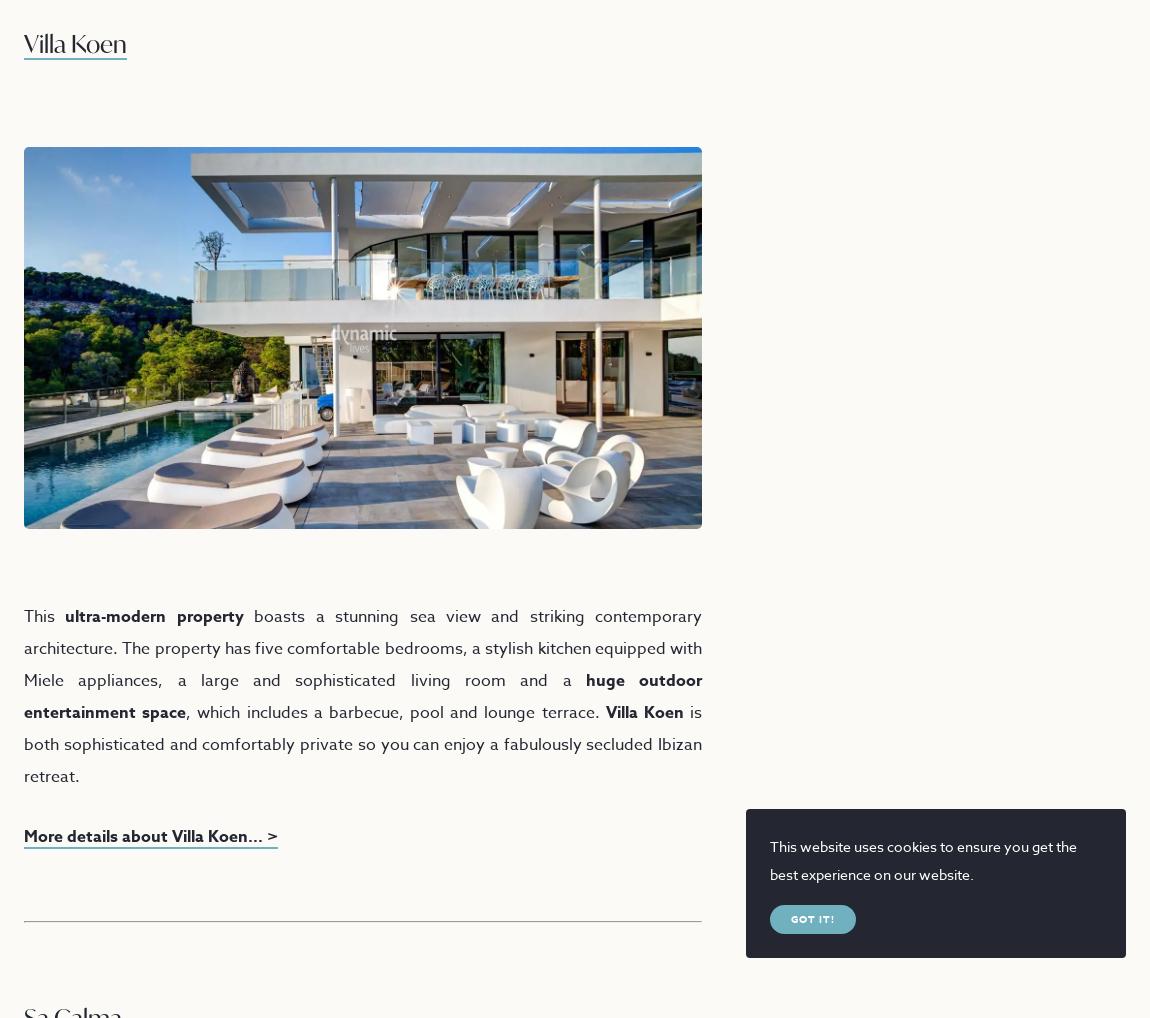 This screenshot has width=1150, height=1018. Describe the element at coordinates (53, 614) in the screenshot. I see `'ultra-modern property'` at that location.